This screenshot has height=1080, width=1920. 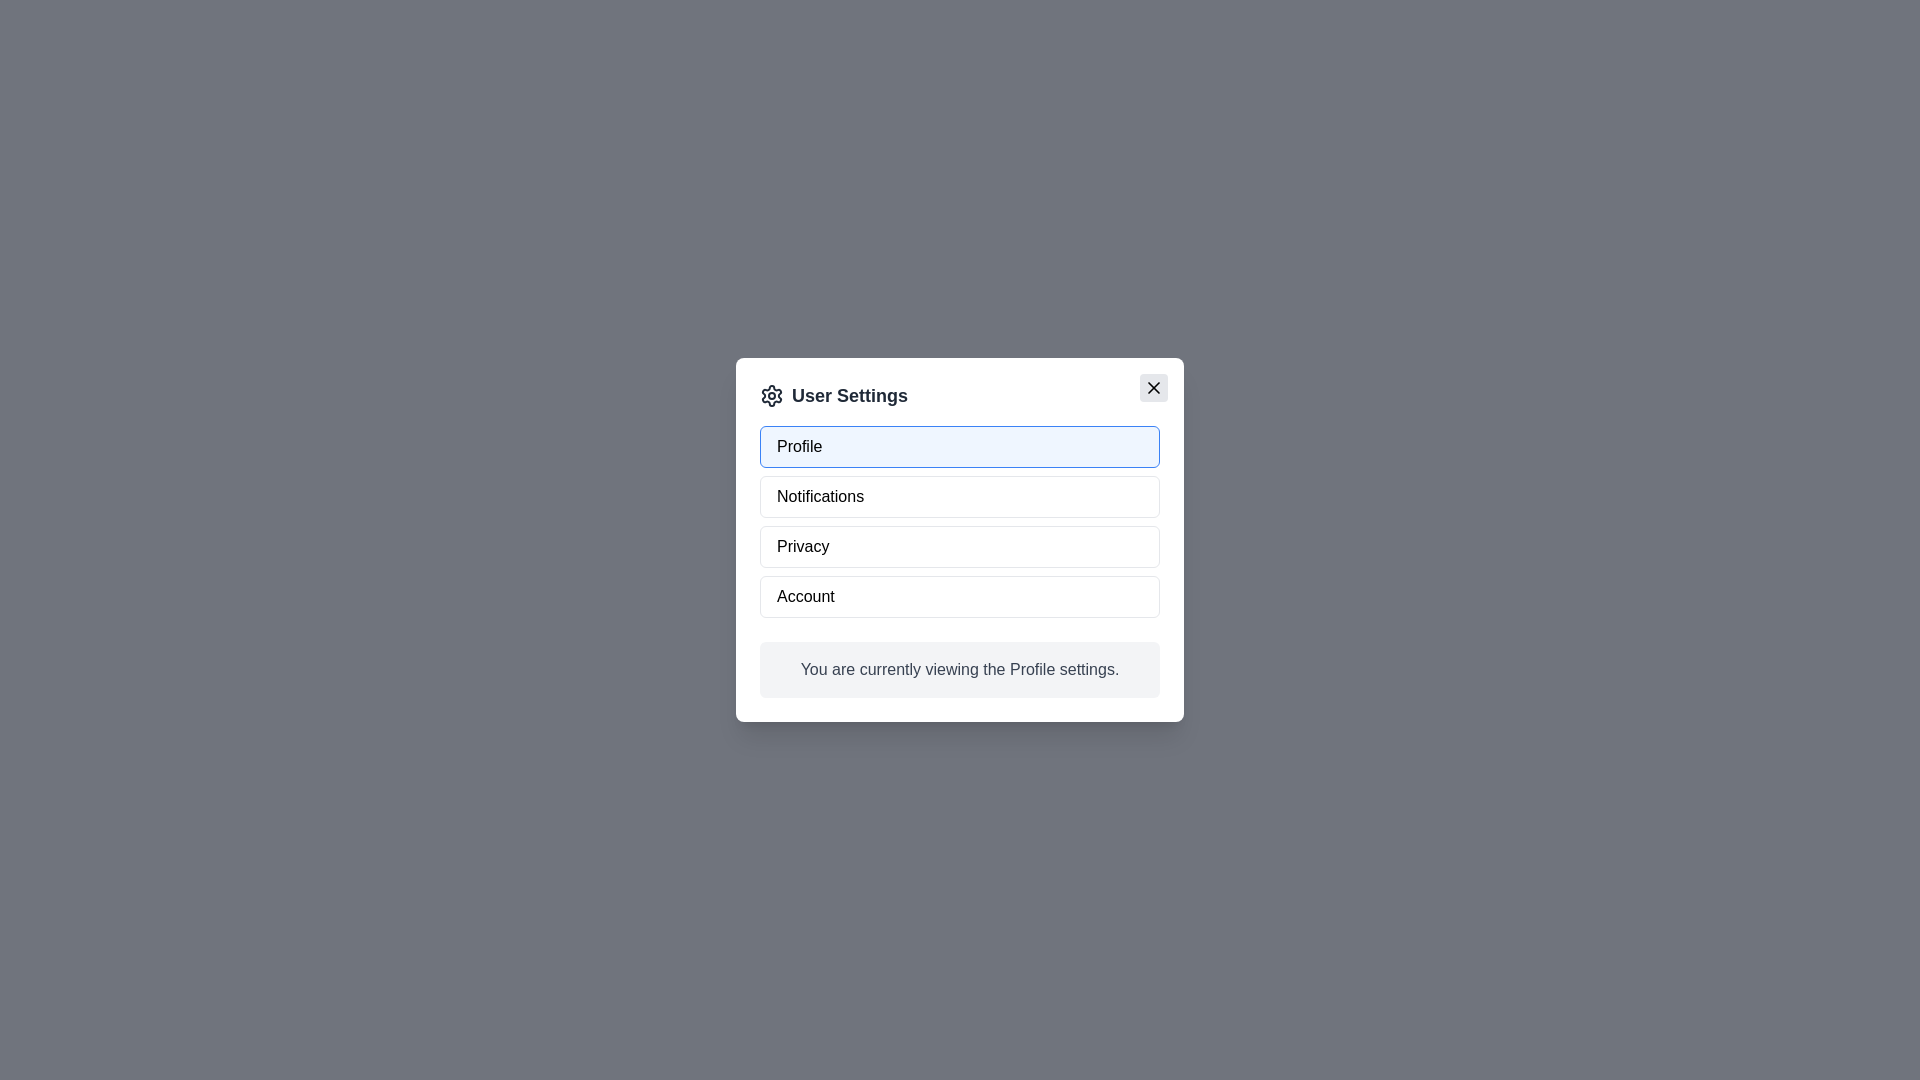 What do you see at coordinates (960, 446) in the screenshot?
I see `the setting Profile by clicking on its button` at bounding box center [960, 446].